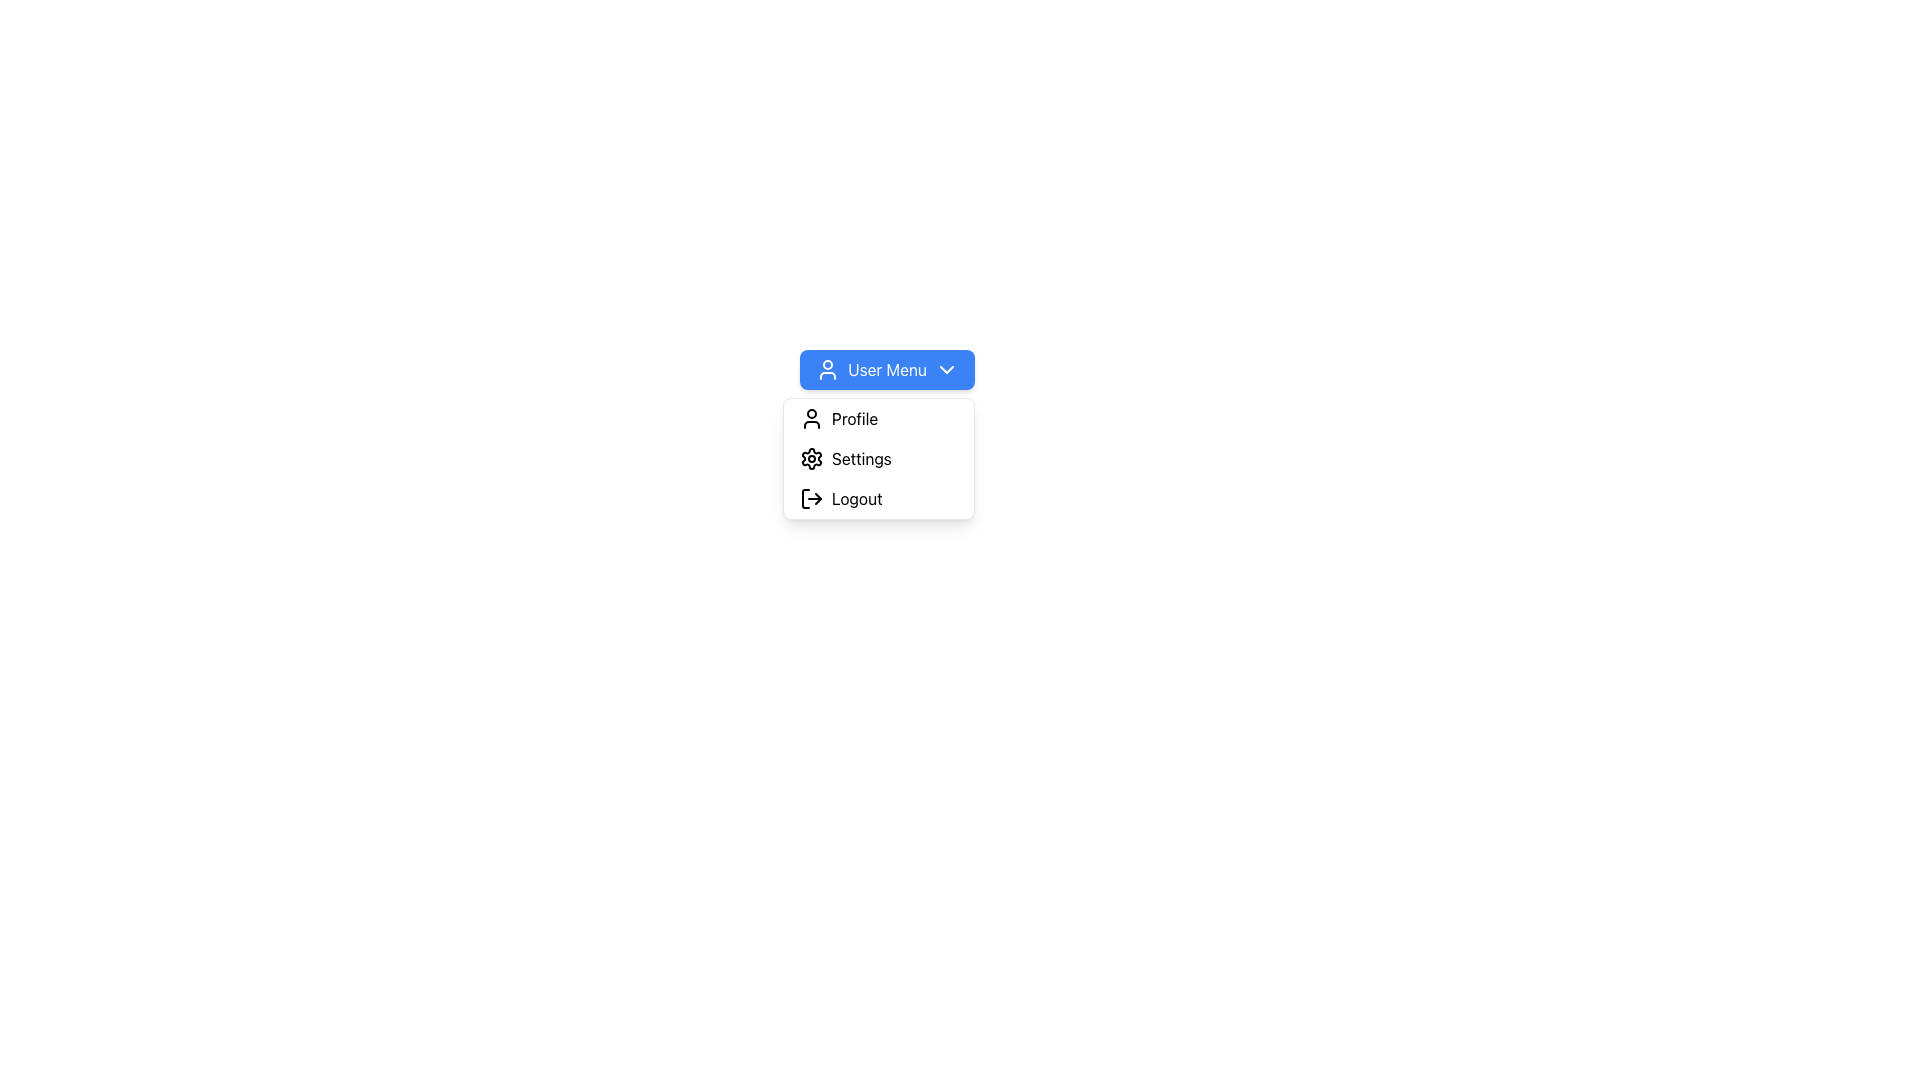 The image size is (1920, 1080). Describe the element at coordinates (878, 459) in the screenshot. I see `the 'Settings' button, which has a gear icon and is positioned as the second option in the dropdown menu under 'User Menu'` at that location.